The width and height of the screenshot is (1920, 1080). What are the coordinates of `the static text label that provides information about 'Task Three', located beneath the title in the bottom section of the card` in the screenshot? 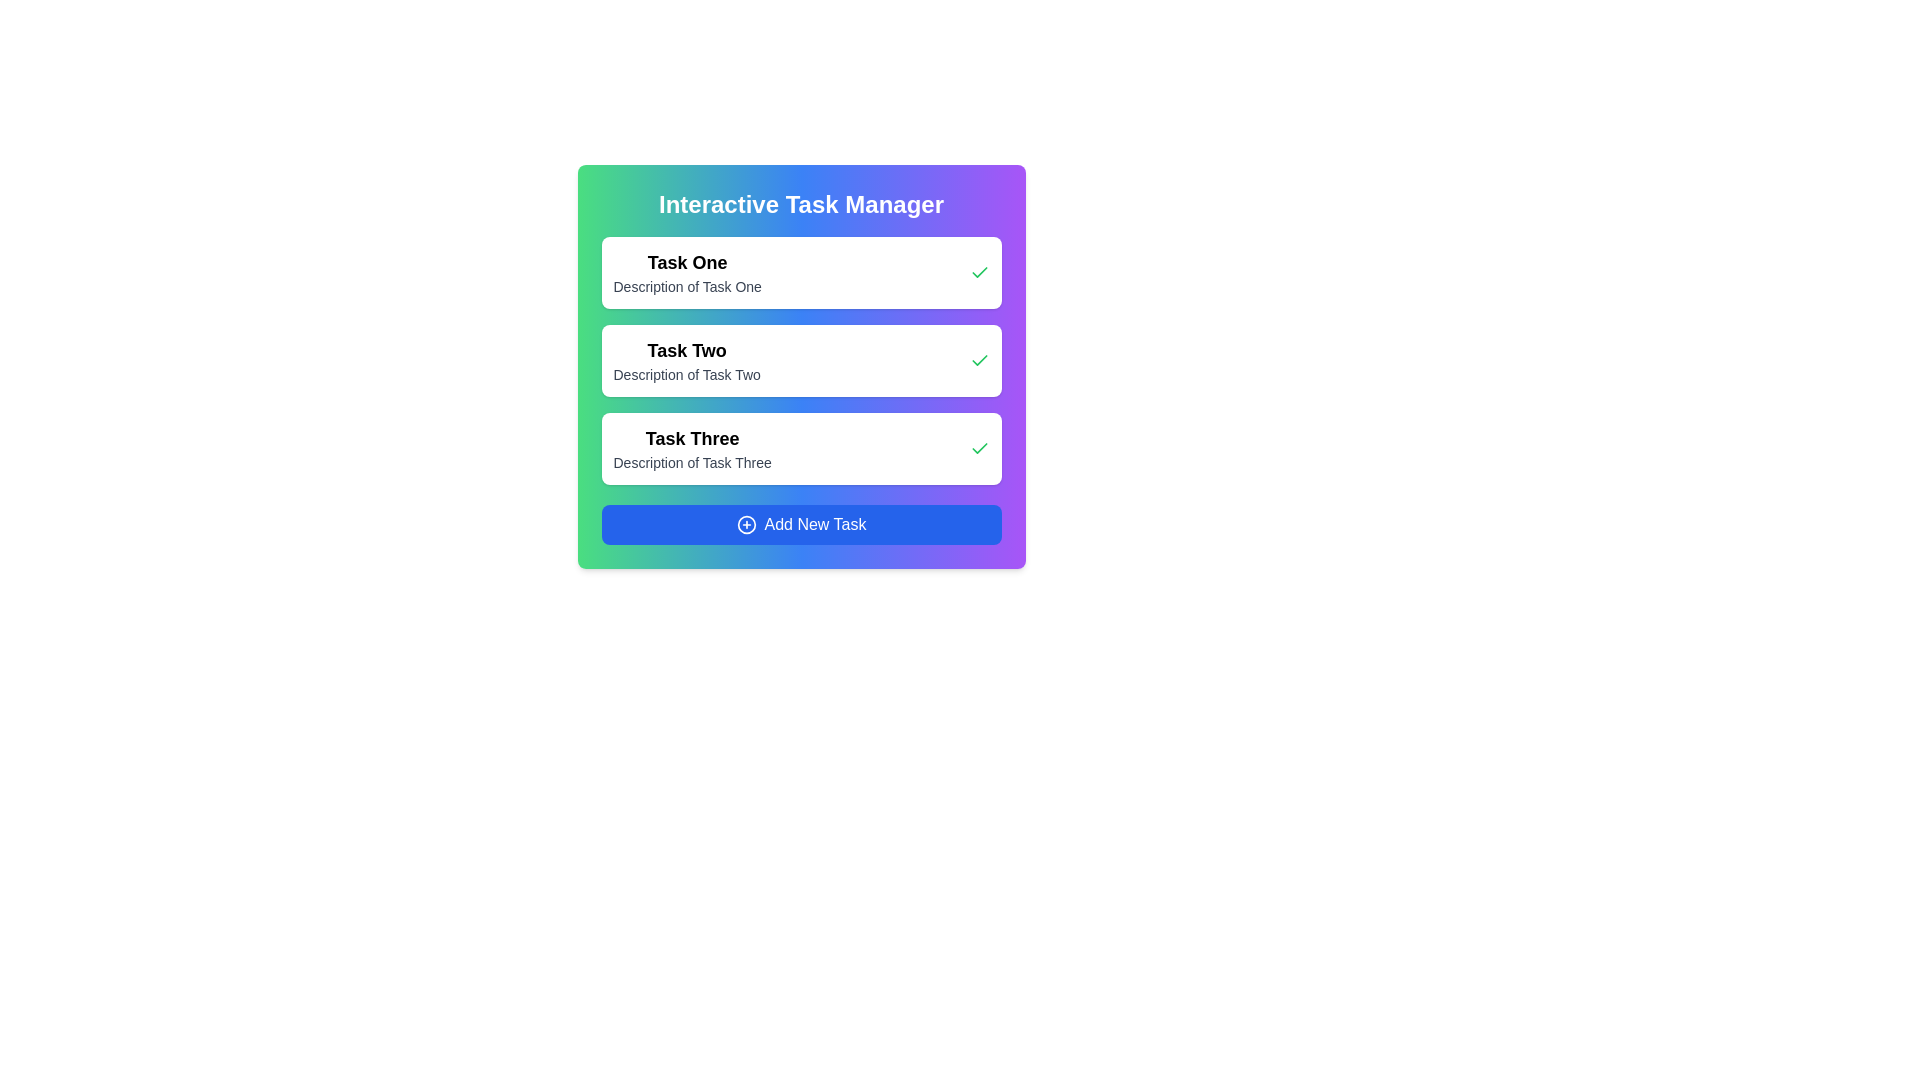 It's located at (692, 462).